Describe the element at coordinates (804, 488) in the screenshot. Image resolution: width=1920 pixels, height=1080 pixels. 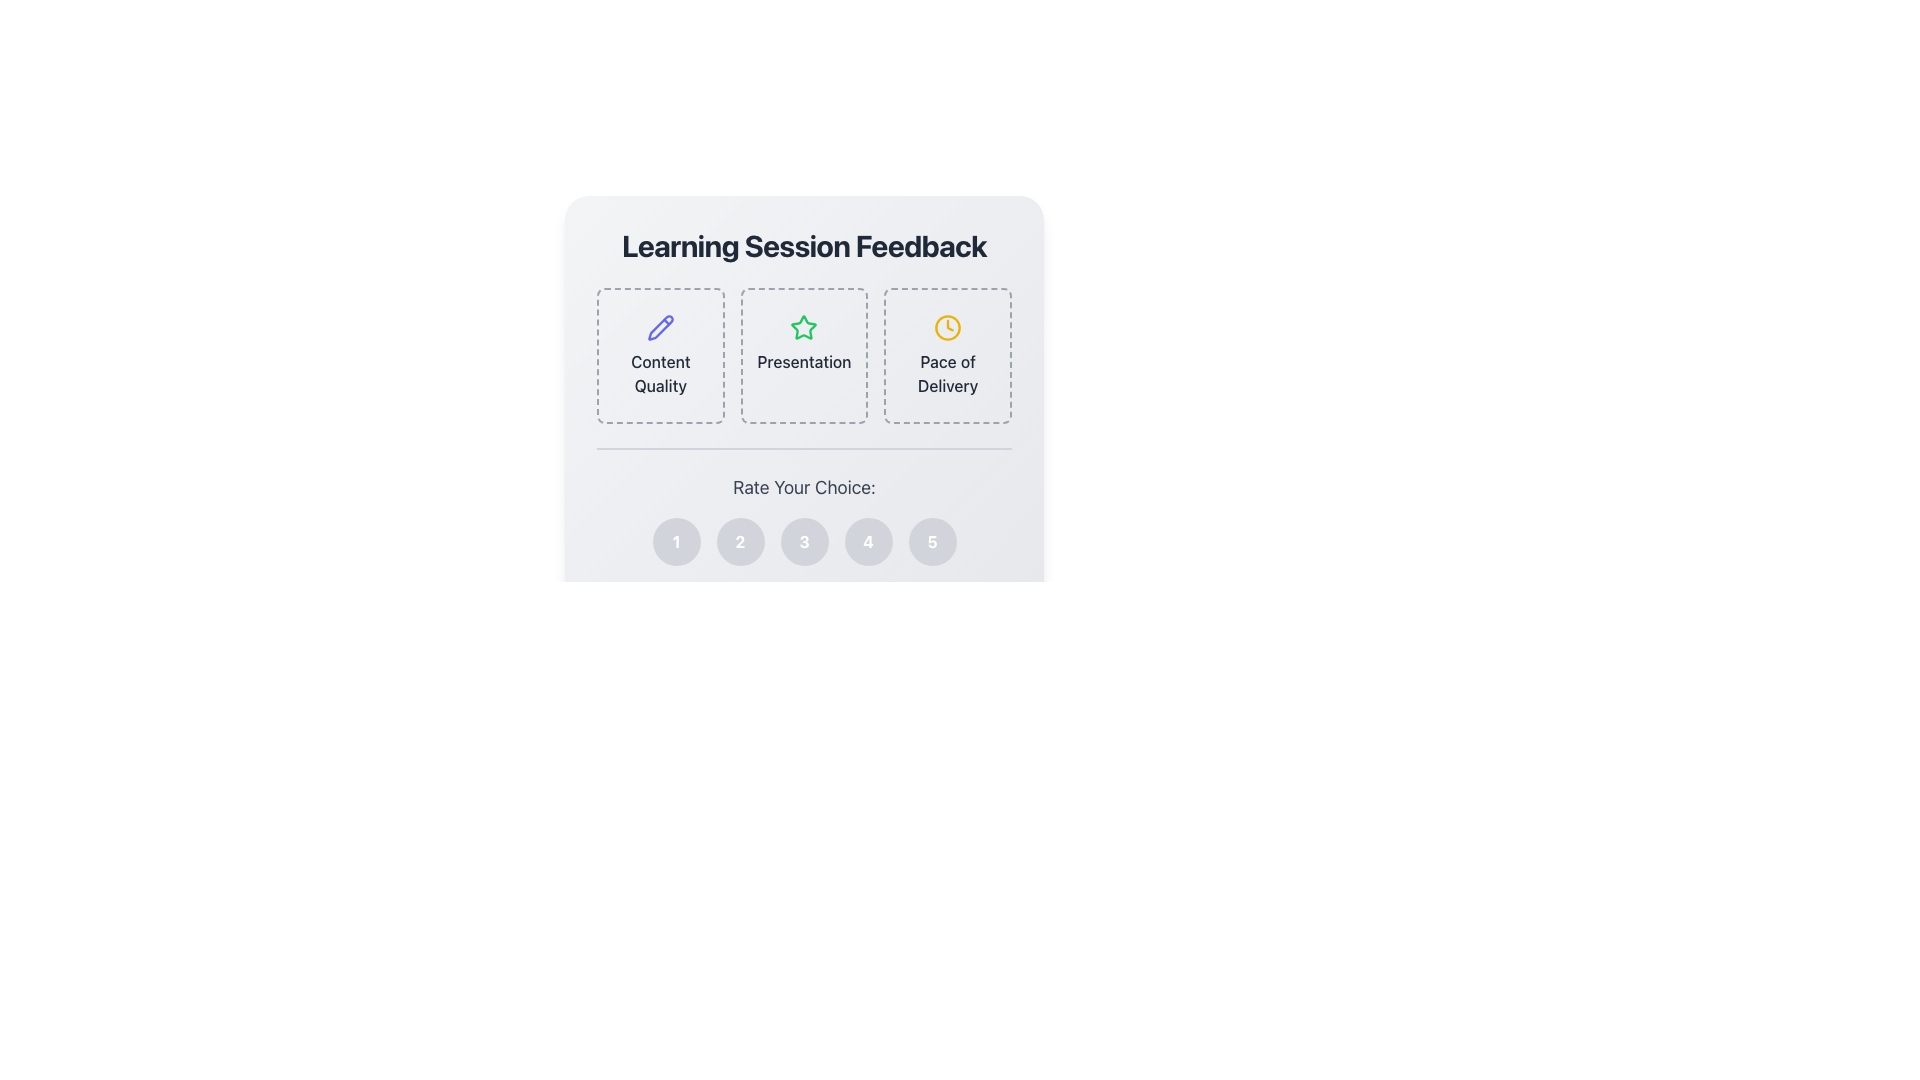
I see `text label that serves as a prompt for the rating options, positioned centrally above the rating numbers in the feedback form` at that location.